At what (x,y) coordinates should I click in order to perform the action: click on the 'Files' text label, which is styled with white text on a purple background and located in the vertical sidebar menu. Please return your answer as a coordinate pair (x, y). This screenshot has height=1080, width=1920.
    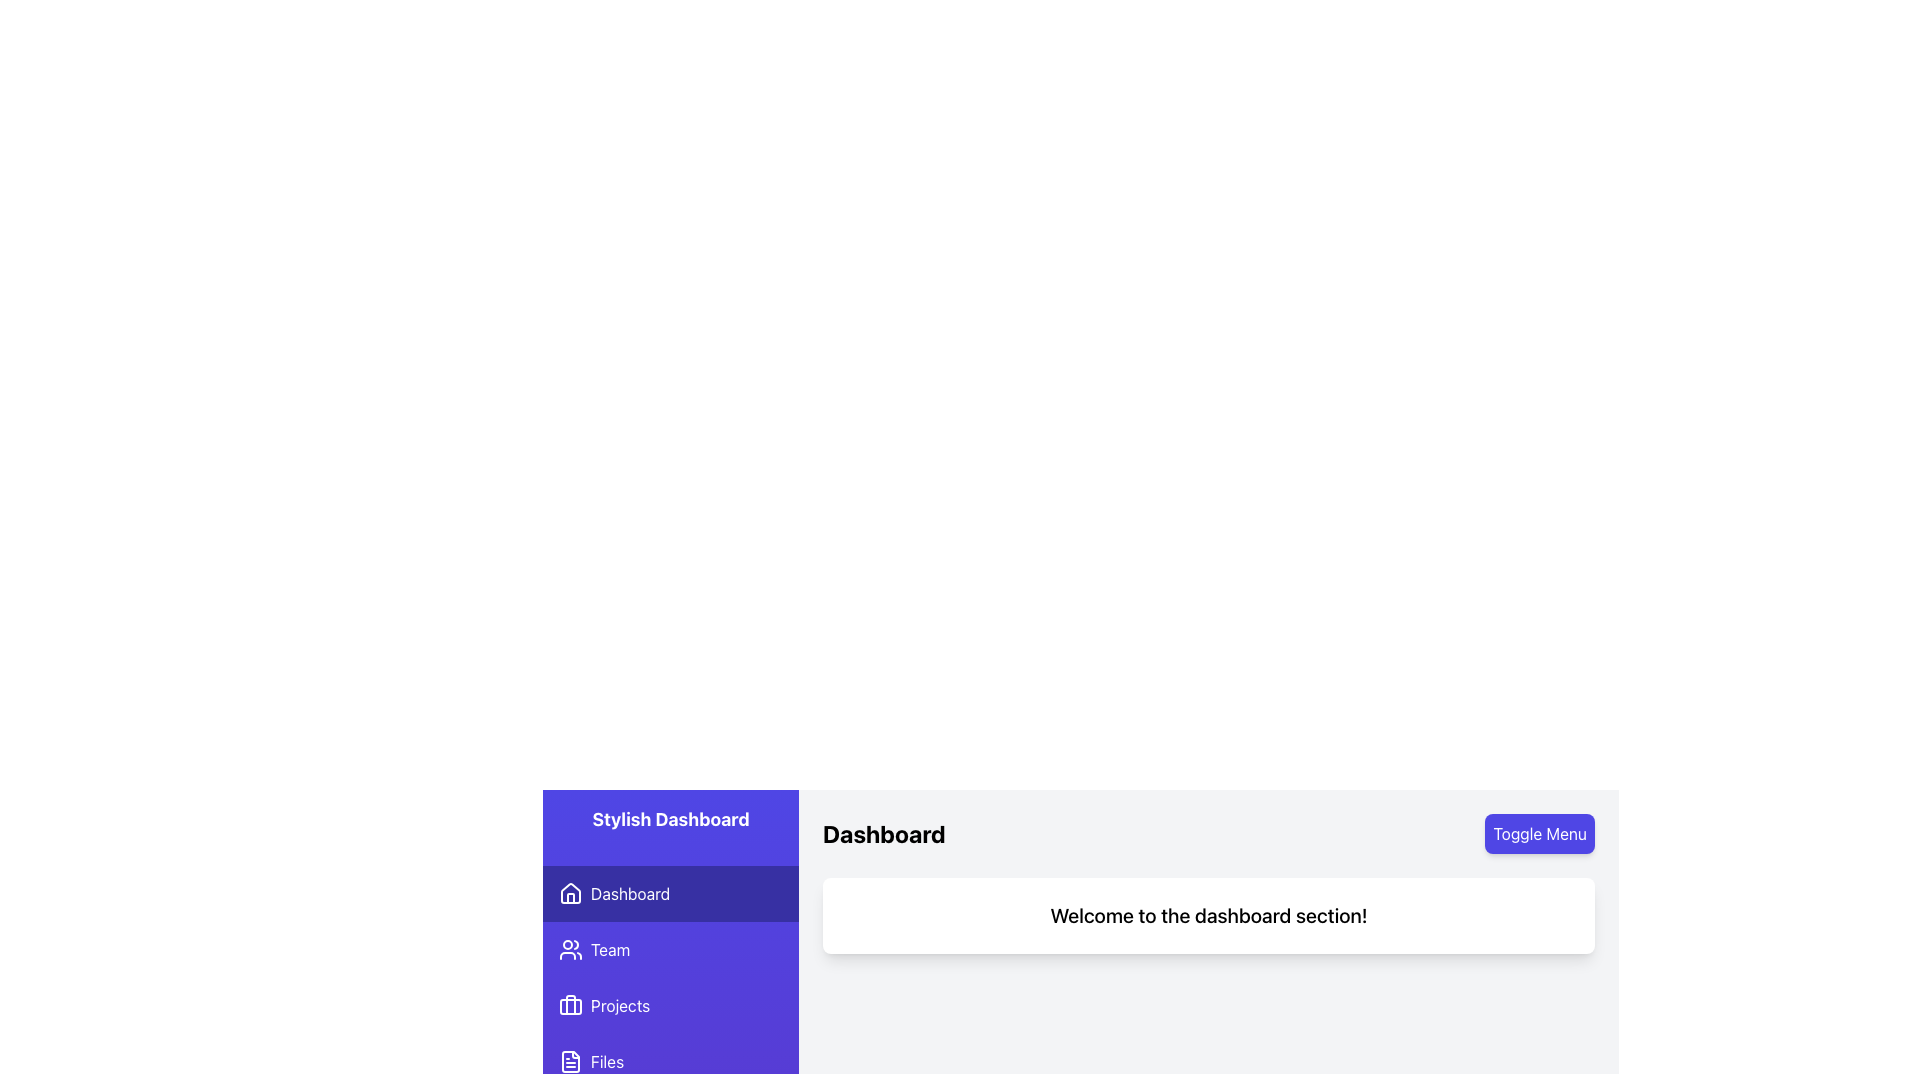
    Looking at the image, I should click on (606, 1060).